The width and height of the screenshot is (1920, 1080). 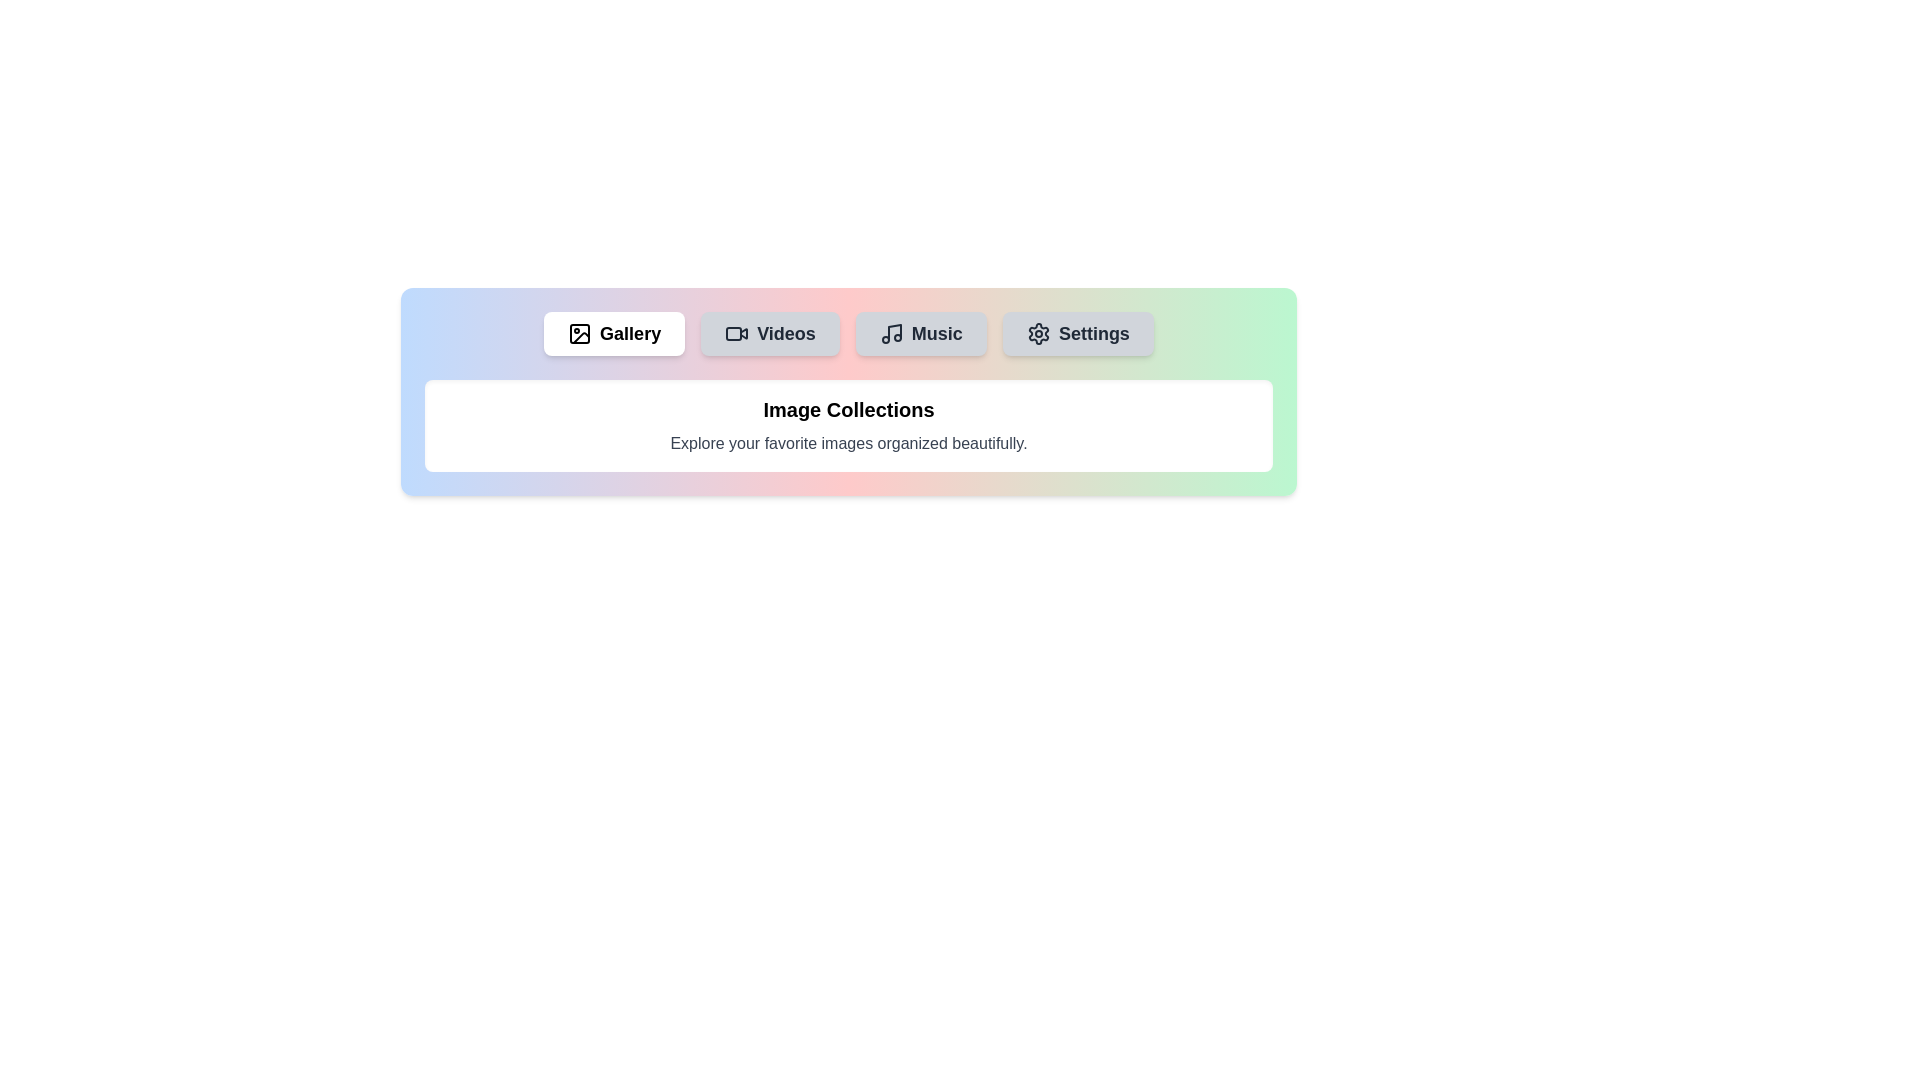 I want to click on the tab labeled Music, so click(x=920, y=333).